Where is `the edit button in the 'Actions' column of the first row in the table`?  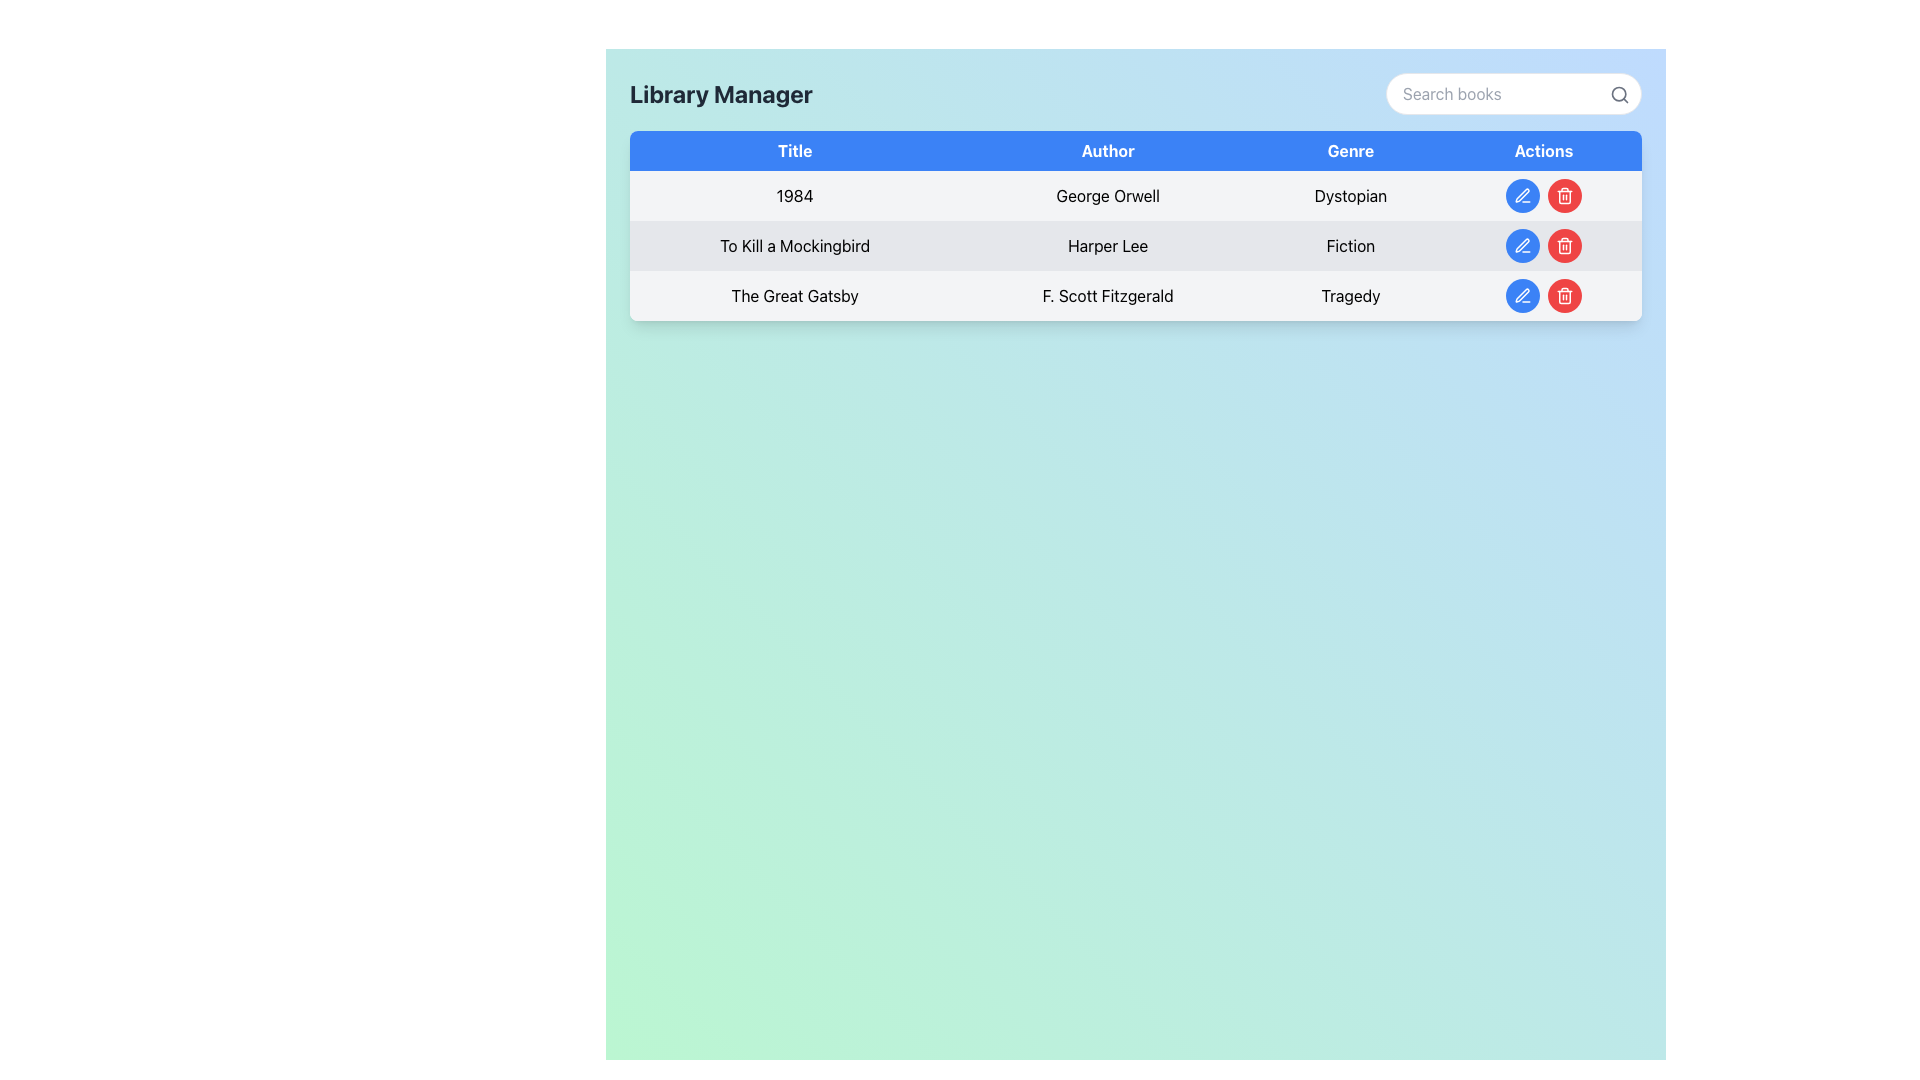 the edit button in the 'Actions' column of the first row in the table is located at coordinates (1521, 196).